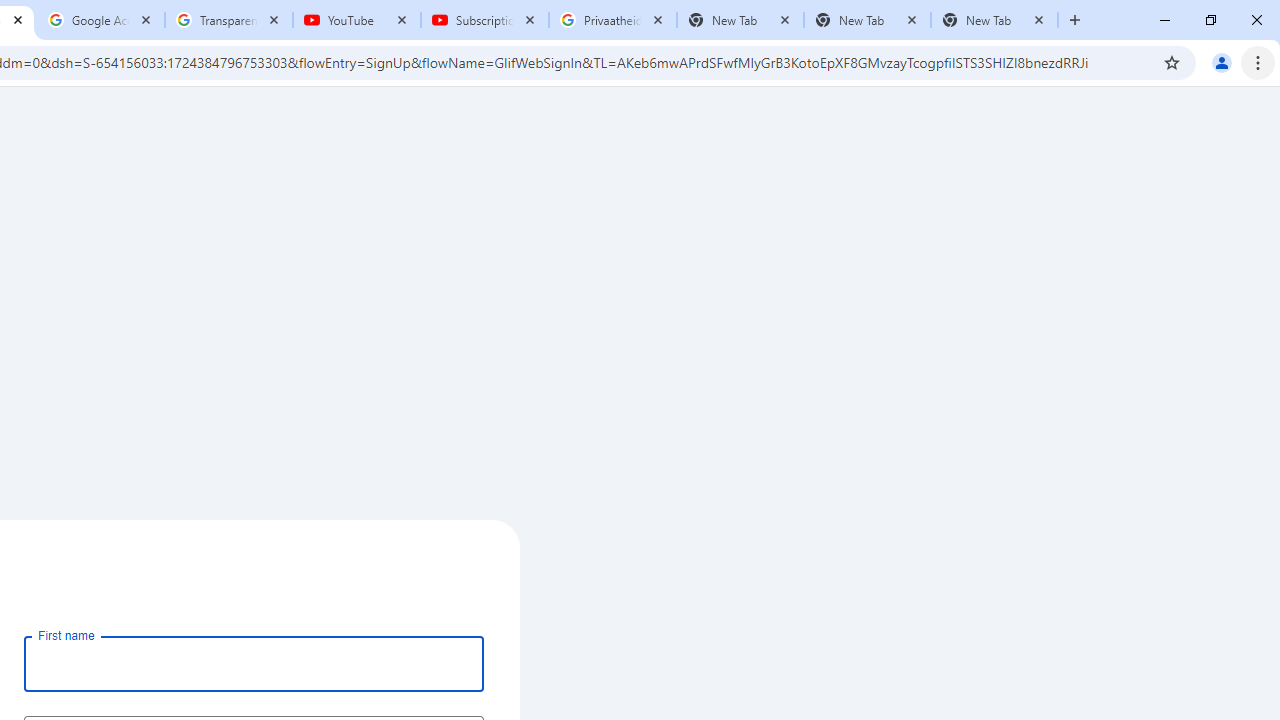 Image resolution: width=1280 pixels, height=720 pixels. What do you see at coordinates (1220, 61) in the screenshot?
I see `'You'` at bounding box center [1220, 61].